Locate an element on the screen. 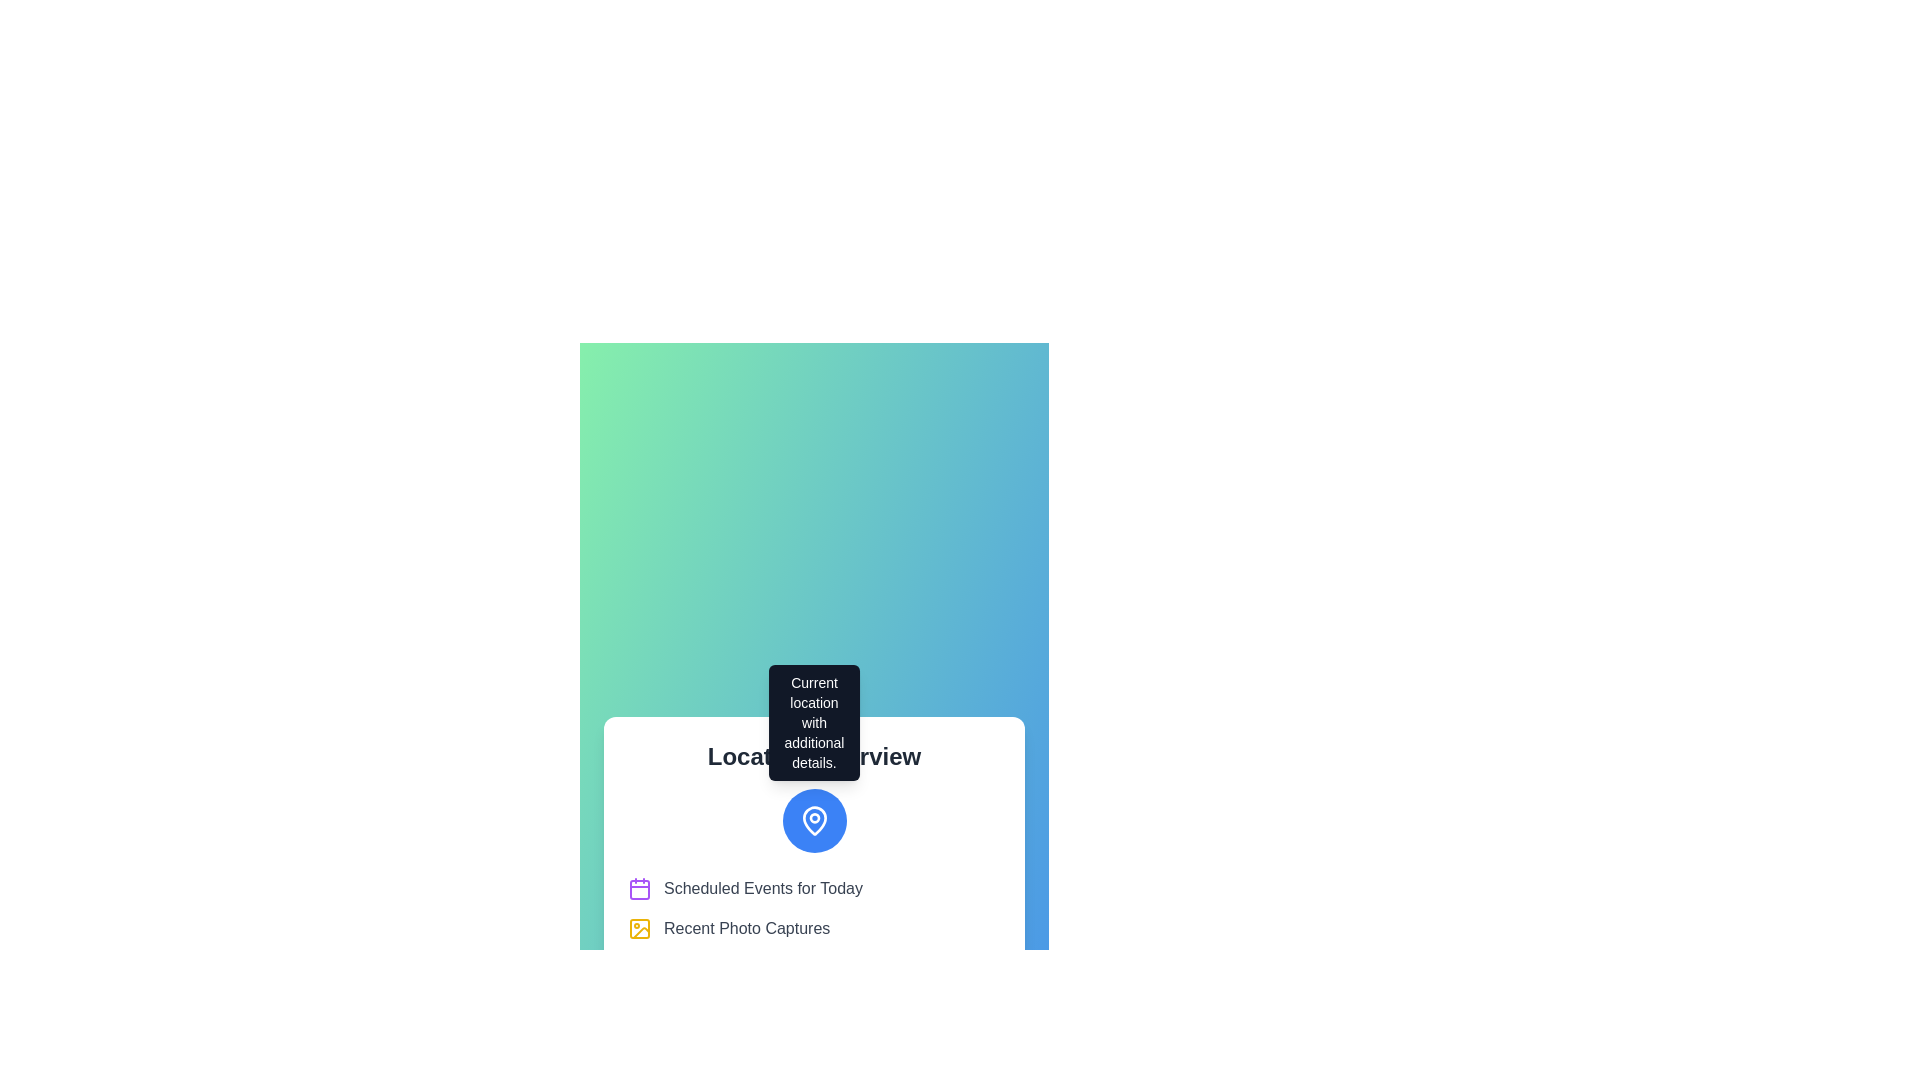 Image resolution: width=1920 pixels, height=1080 pixels. the header element that features a calendar icon with a purple outline and the text 'Scheduled Events for Today' in gray font, which is located at the top of the vertical list is located at coordinates (814, 887).